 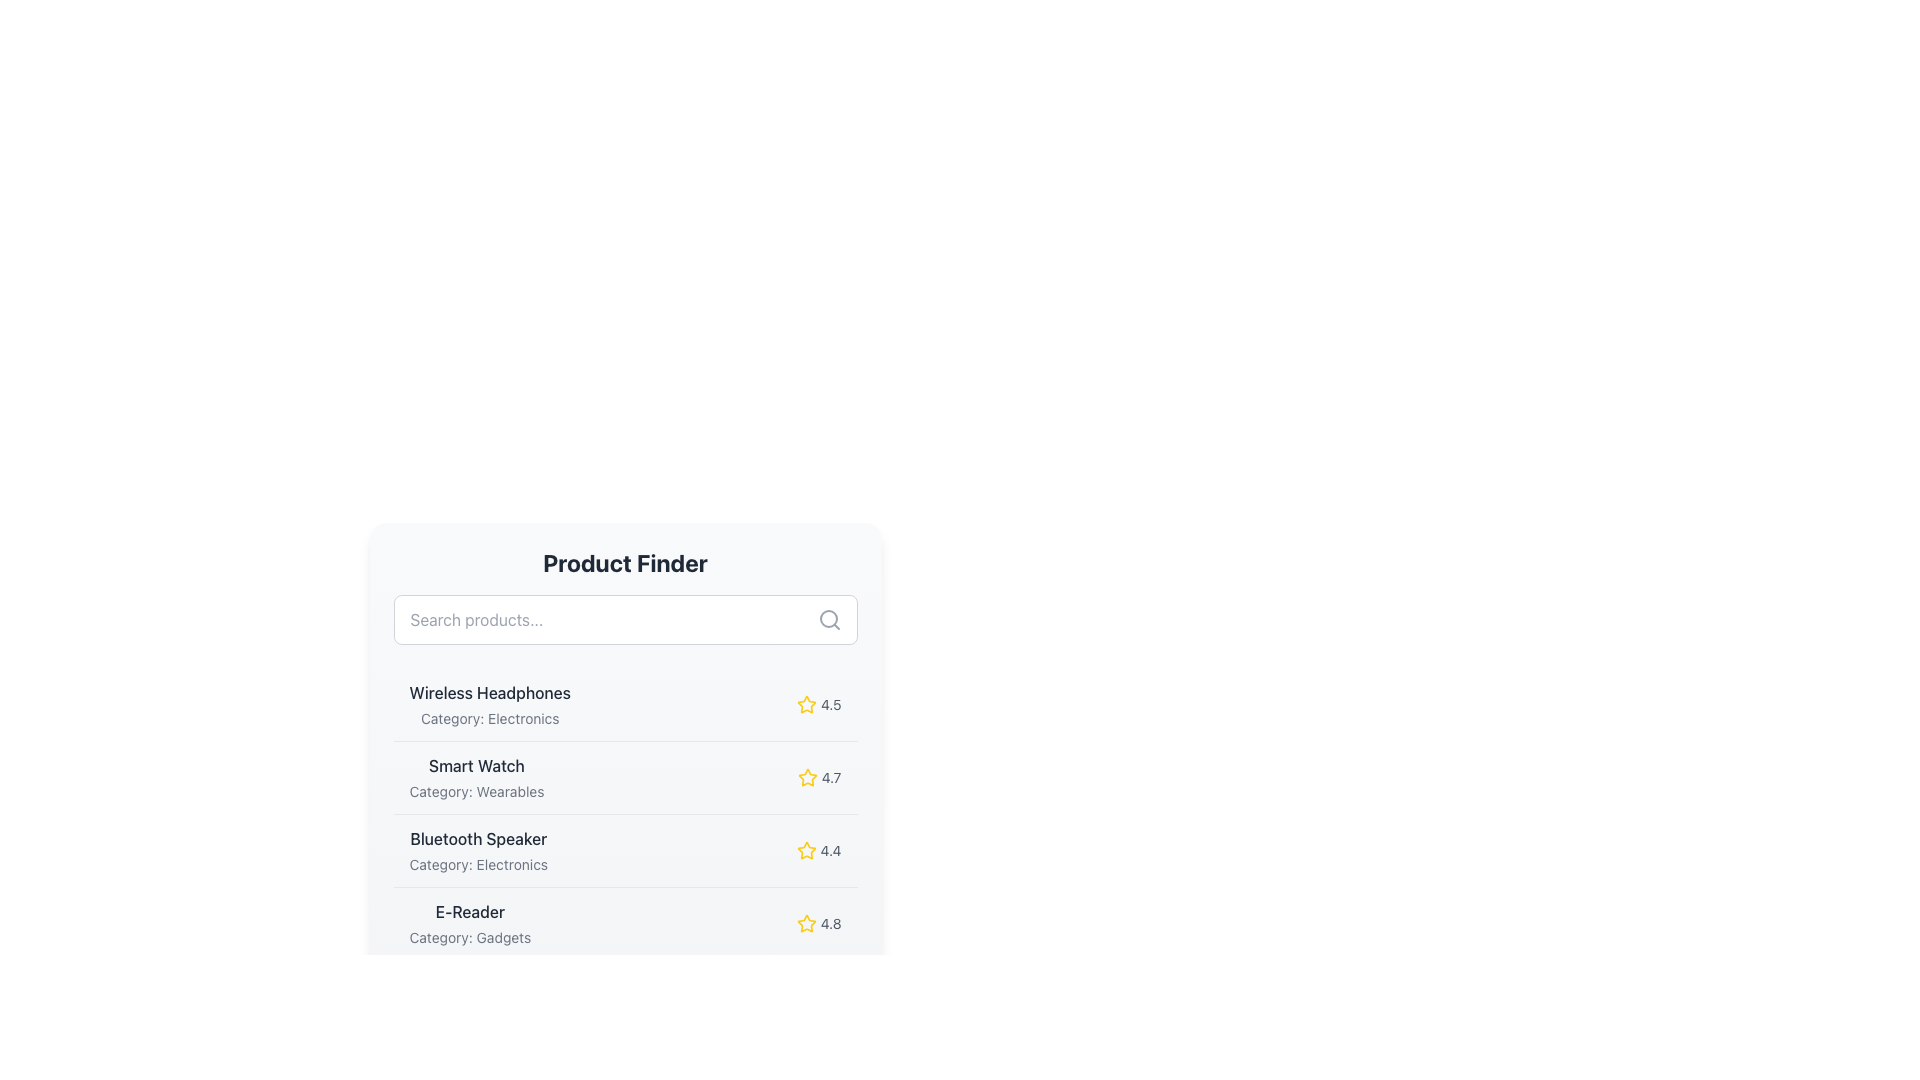 What do you see at coordinates (819, 851) in the screenshot?
I see `the Rating indicator for the Bluetooth Speaker, which consists of a yellow star icon followed by the numerical text '4.4' in gray color` at bounding box center [819, 851].